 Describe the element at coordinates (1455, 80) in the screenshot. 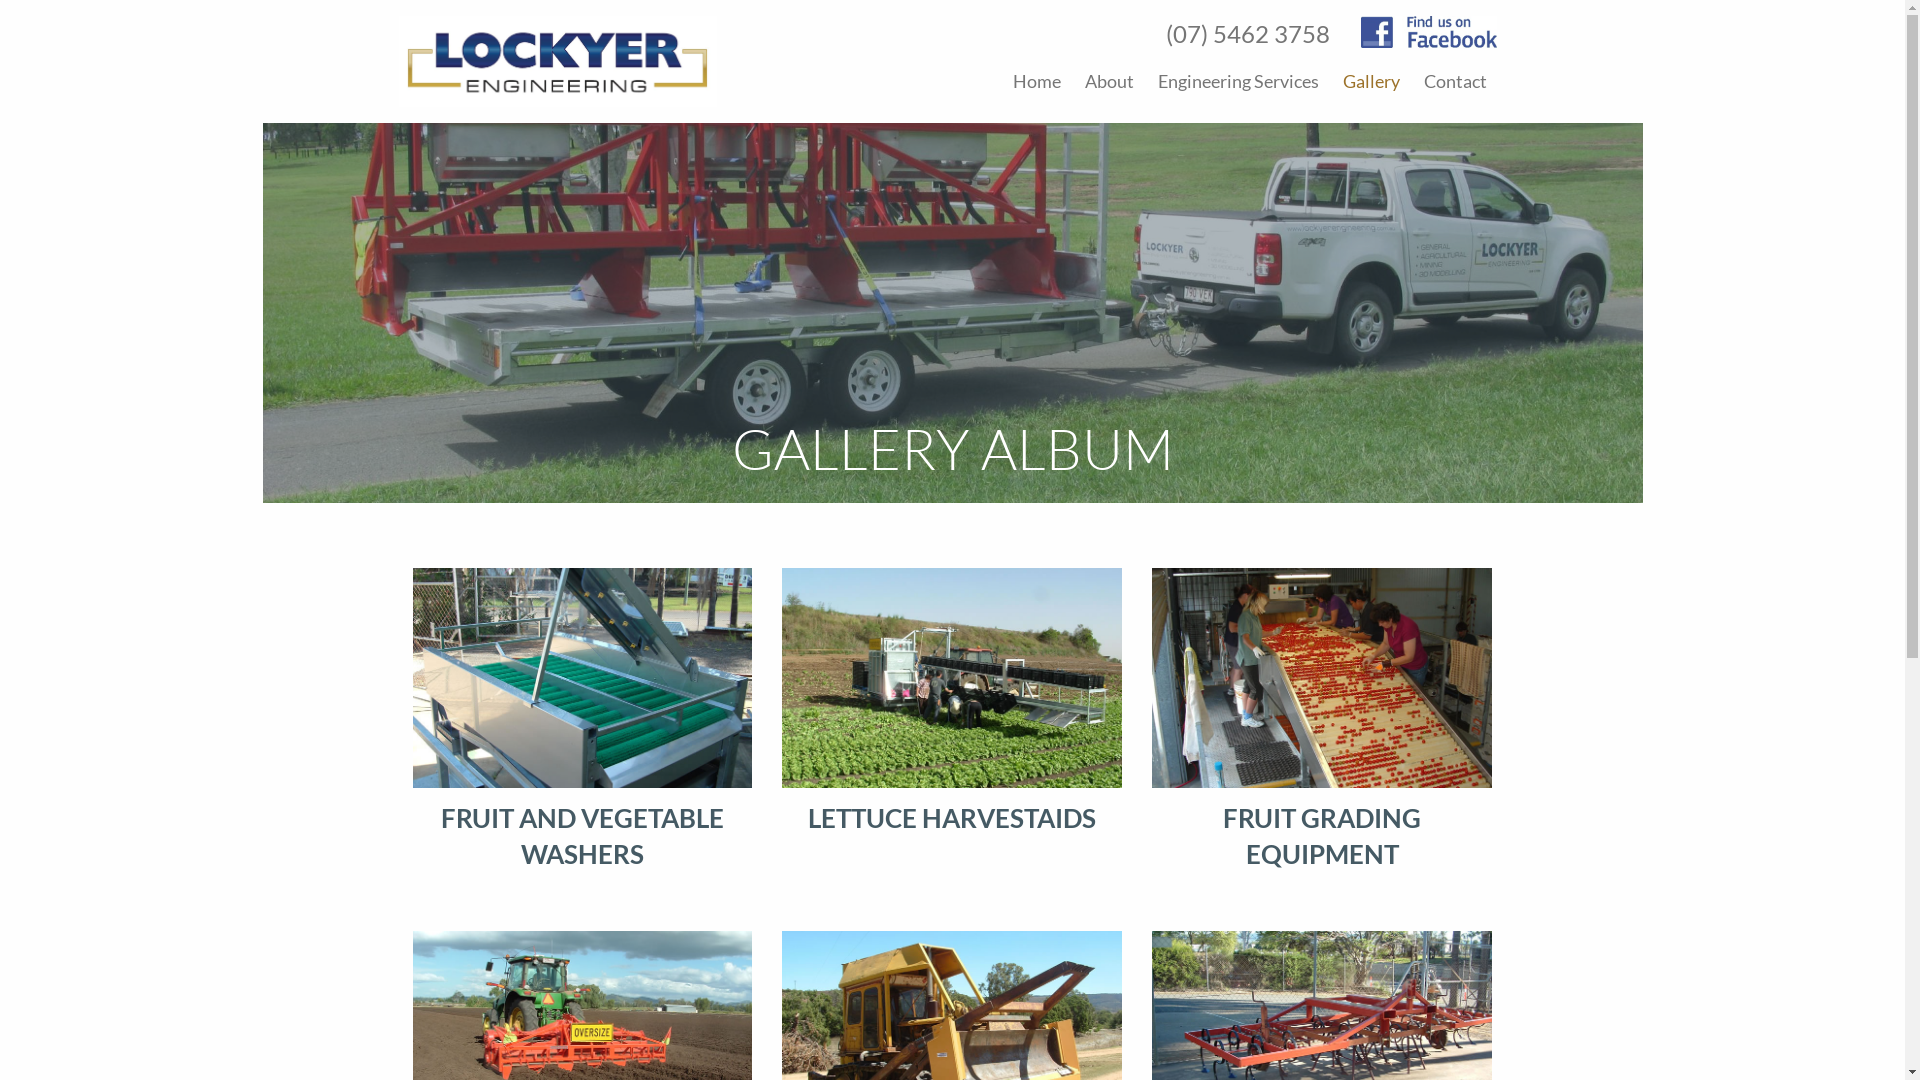

I see `'Contact'` at that location.